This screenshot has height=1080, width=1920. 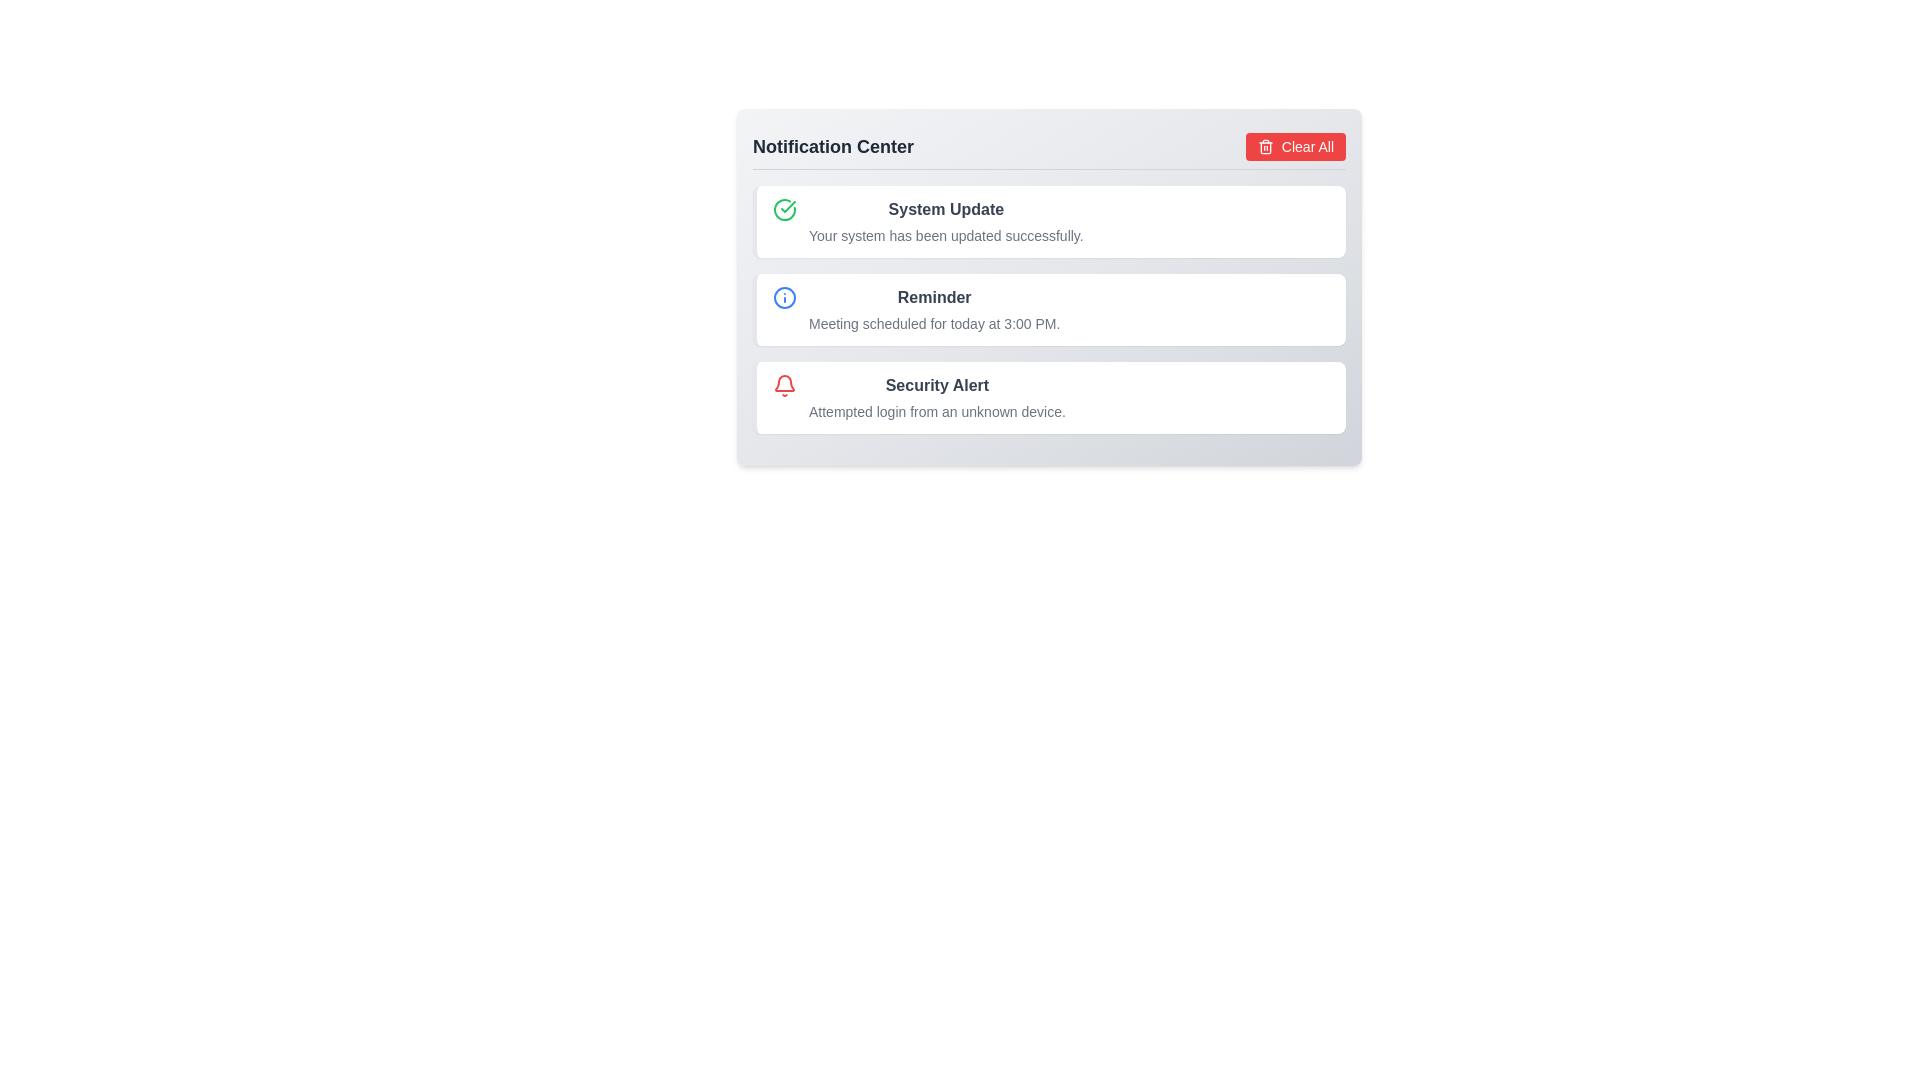 What do you see at coordinates (1048, 309) in the screenshot?
I see `the second notification card in the Notification Center that reminds about a meeting scheduled for today at 3:00 PM` at bounding box center [1048, 309].